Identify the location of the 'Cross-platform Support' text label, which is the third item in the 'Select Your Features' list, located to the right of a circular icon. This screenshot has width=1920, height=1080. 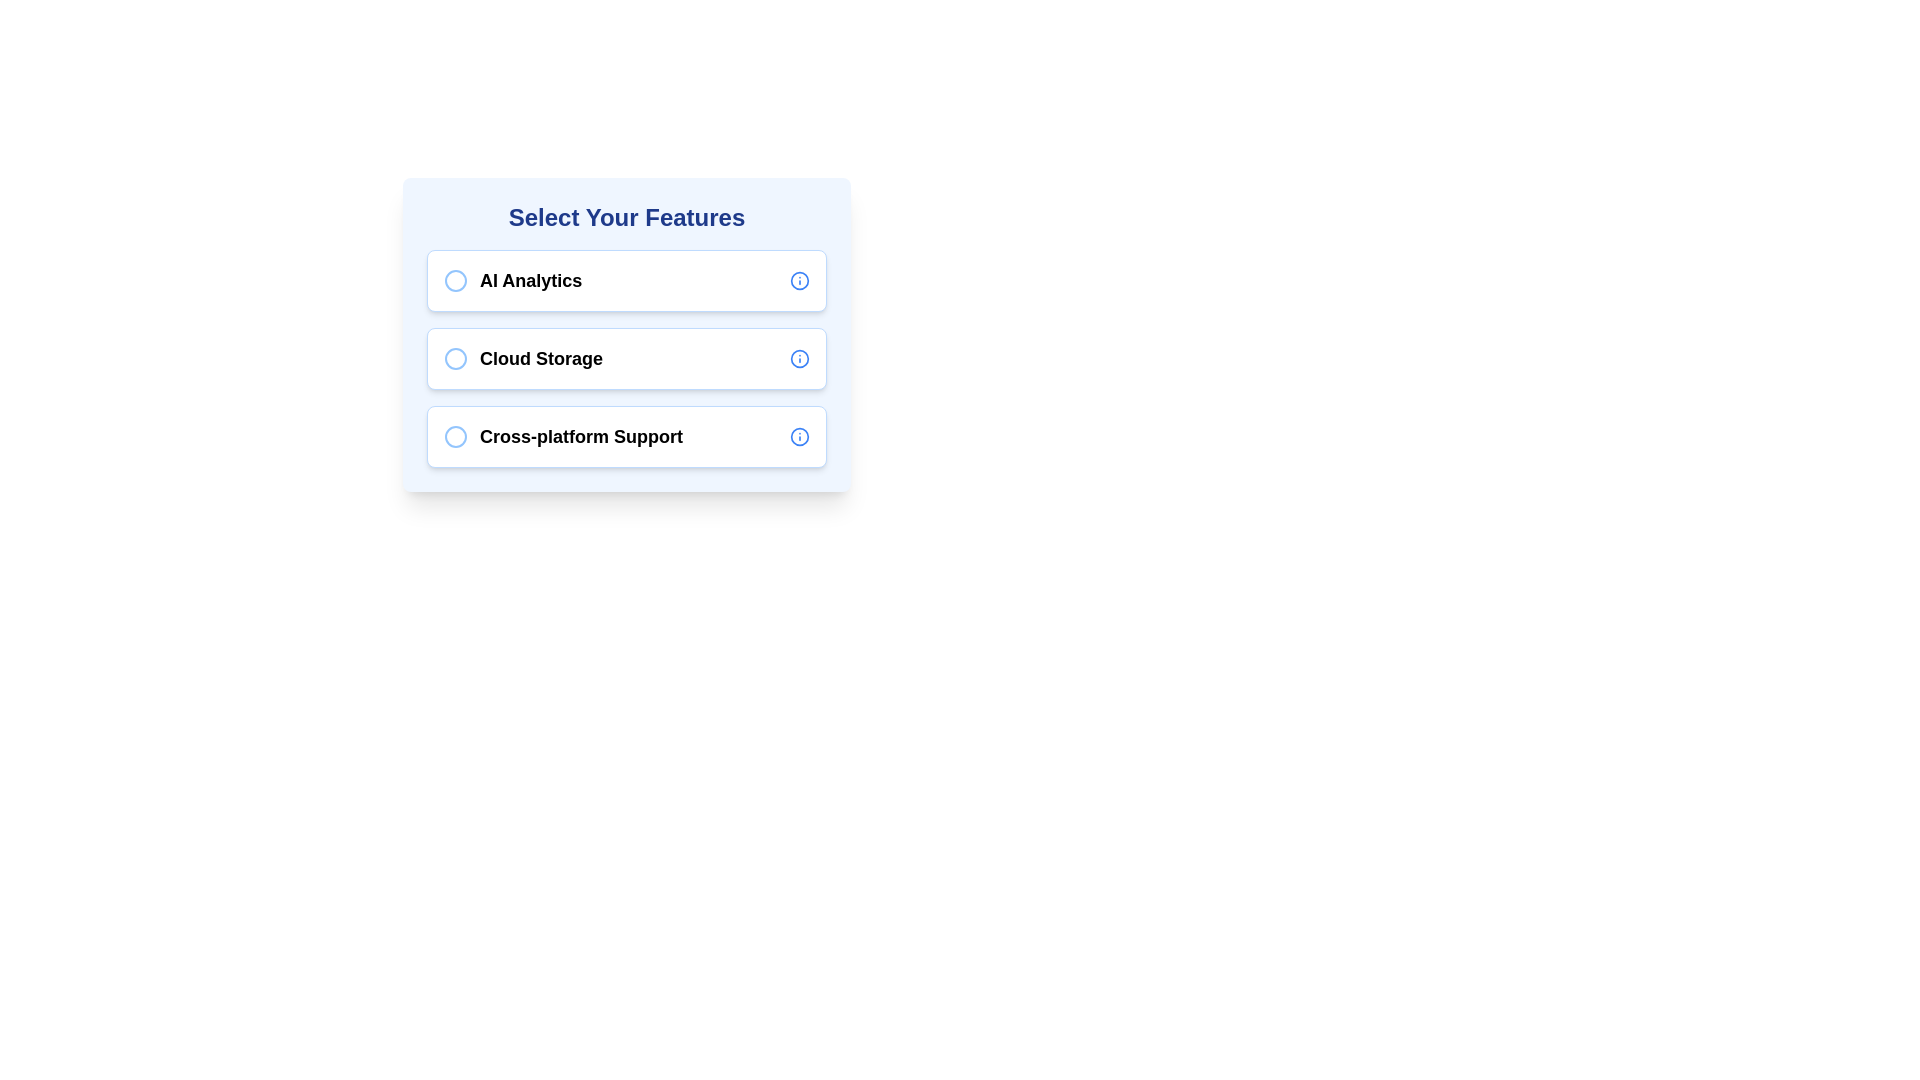
(580, 435).